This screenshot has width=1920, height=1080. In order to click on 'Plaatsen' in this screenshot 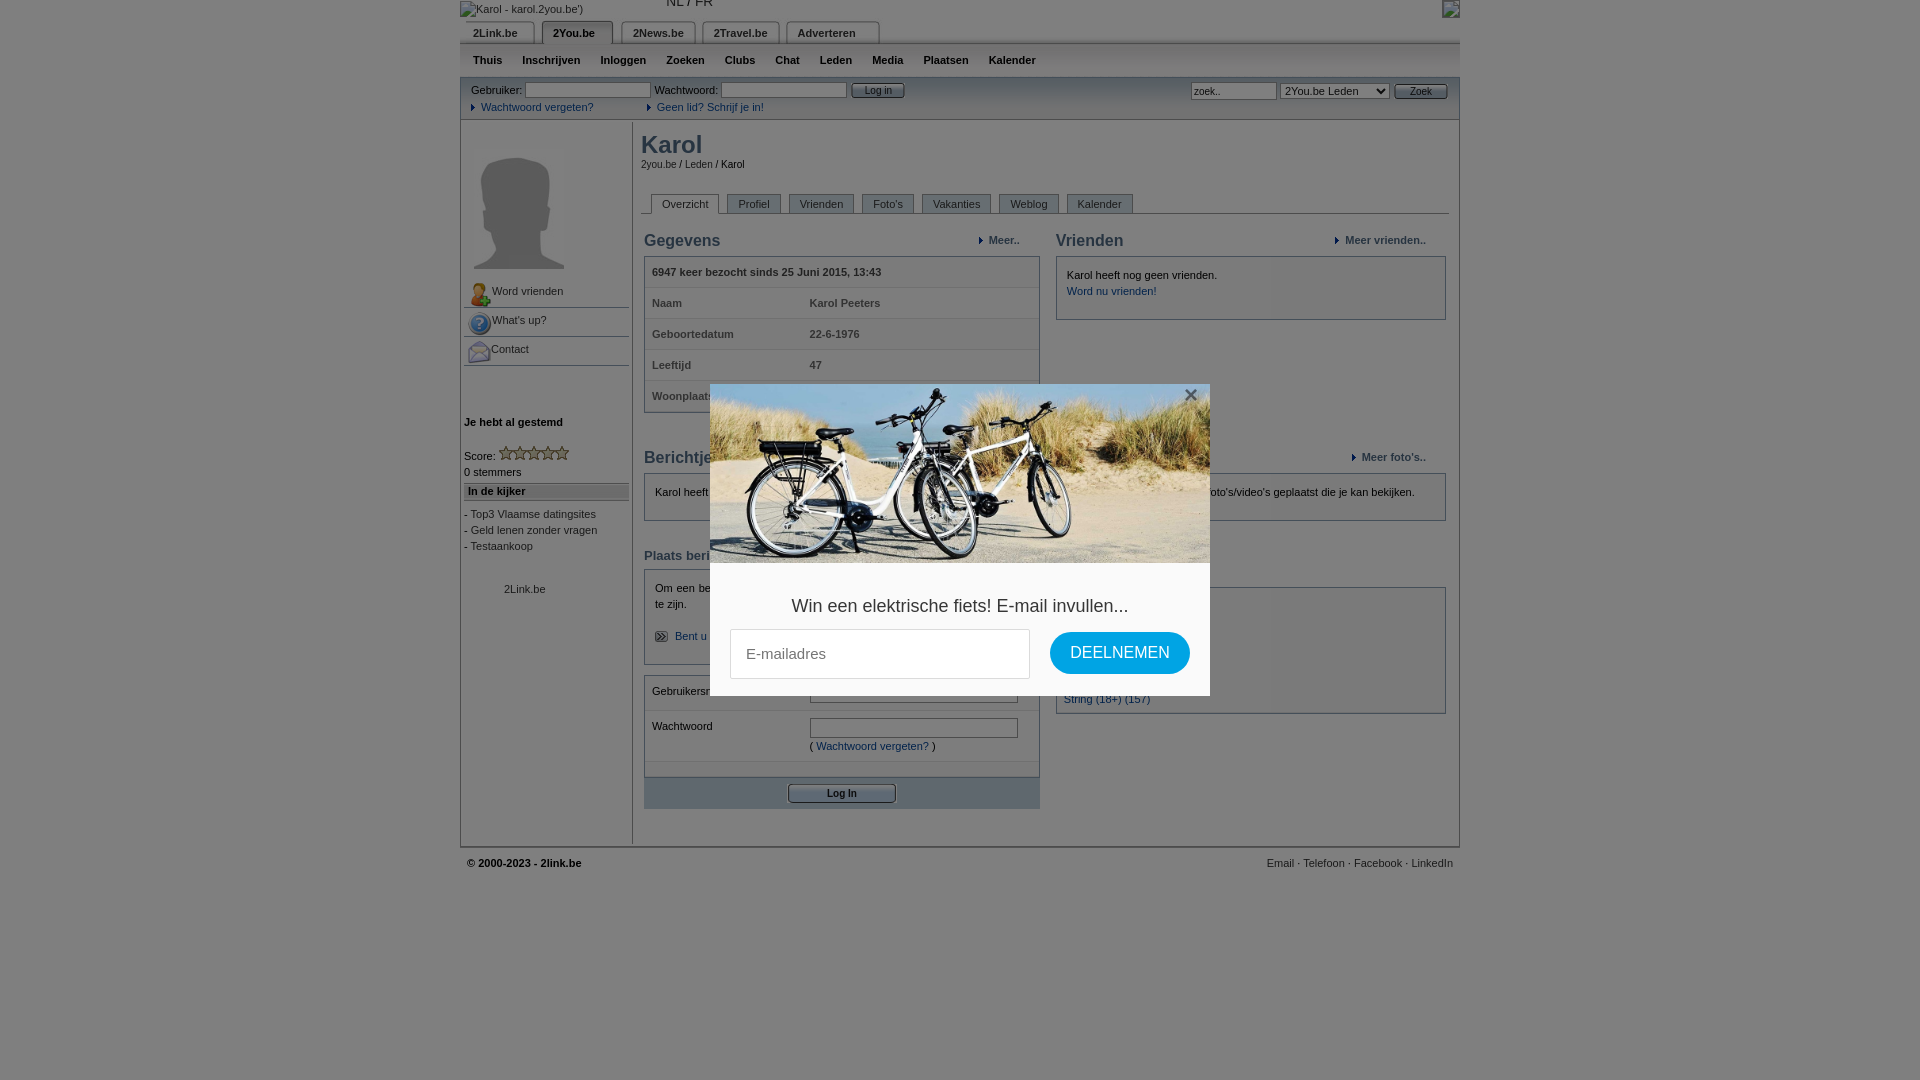, I will do `click(944, 59)`.